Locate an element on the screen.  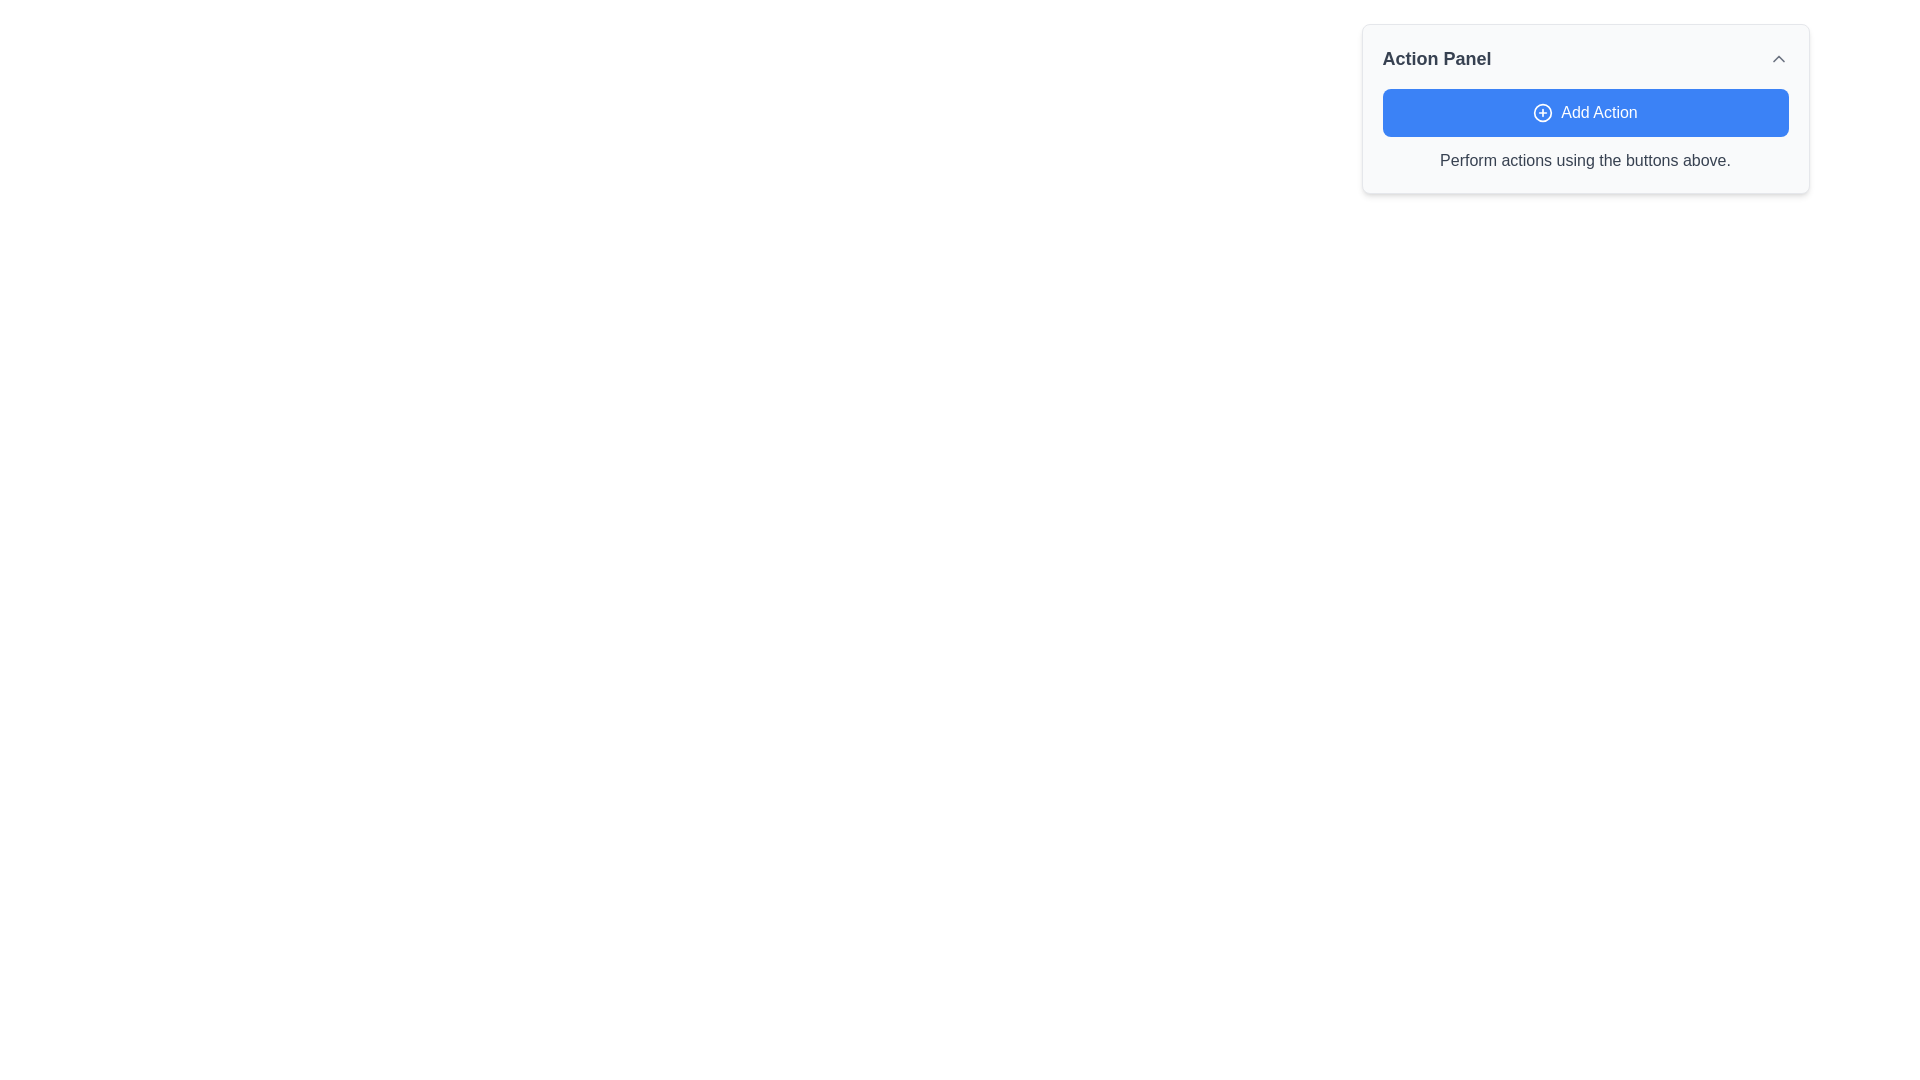
the interactive blue button labeled 'Add Action' to receive visual feedback is located at coordinates (1584, 131).